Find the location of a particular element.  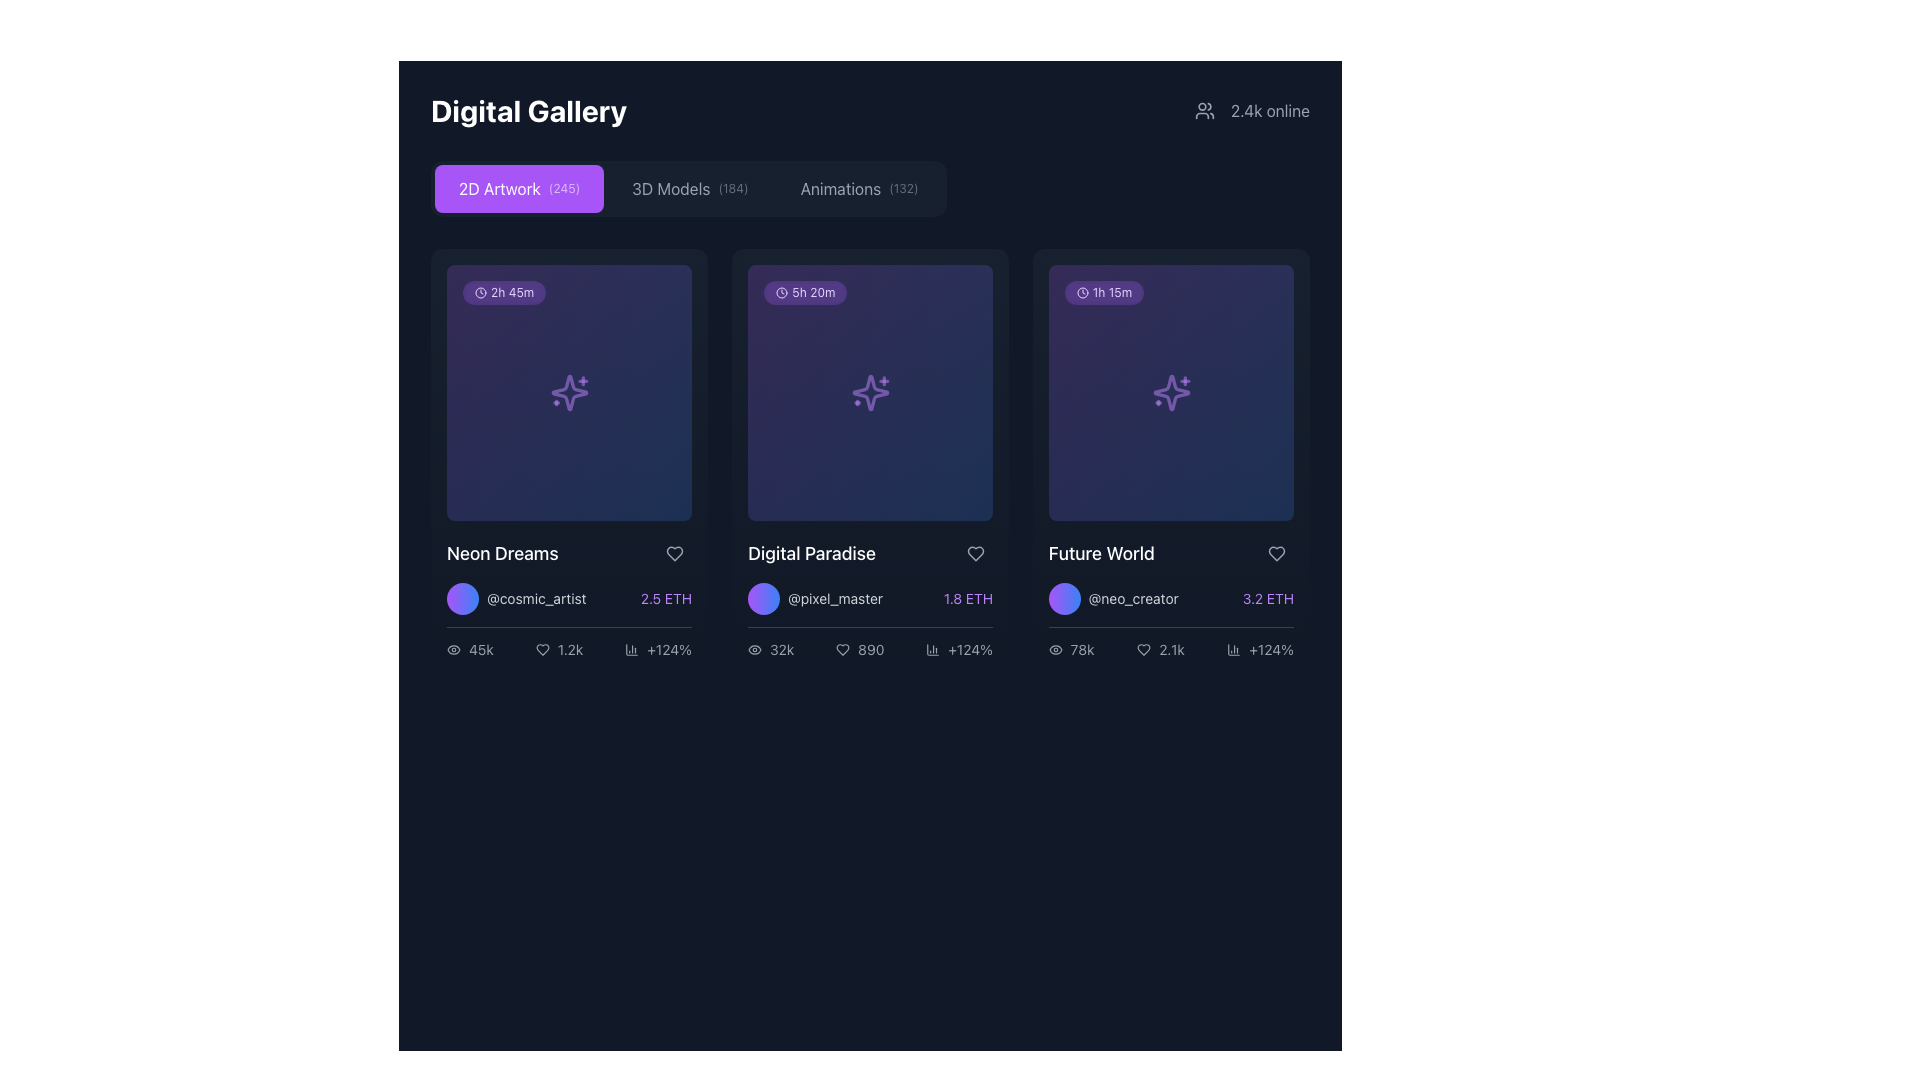

the decorative star-like icon with a glowing purple outline, which is centrally located within the third card of the gallery, directly beneath the '1h 15m' label is located at coordinates (1171, 393).